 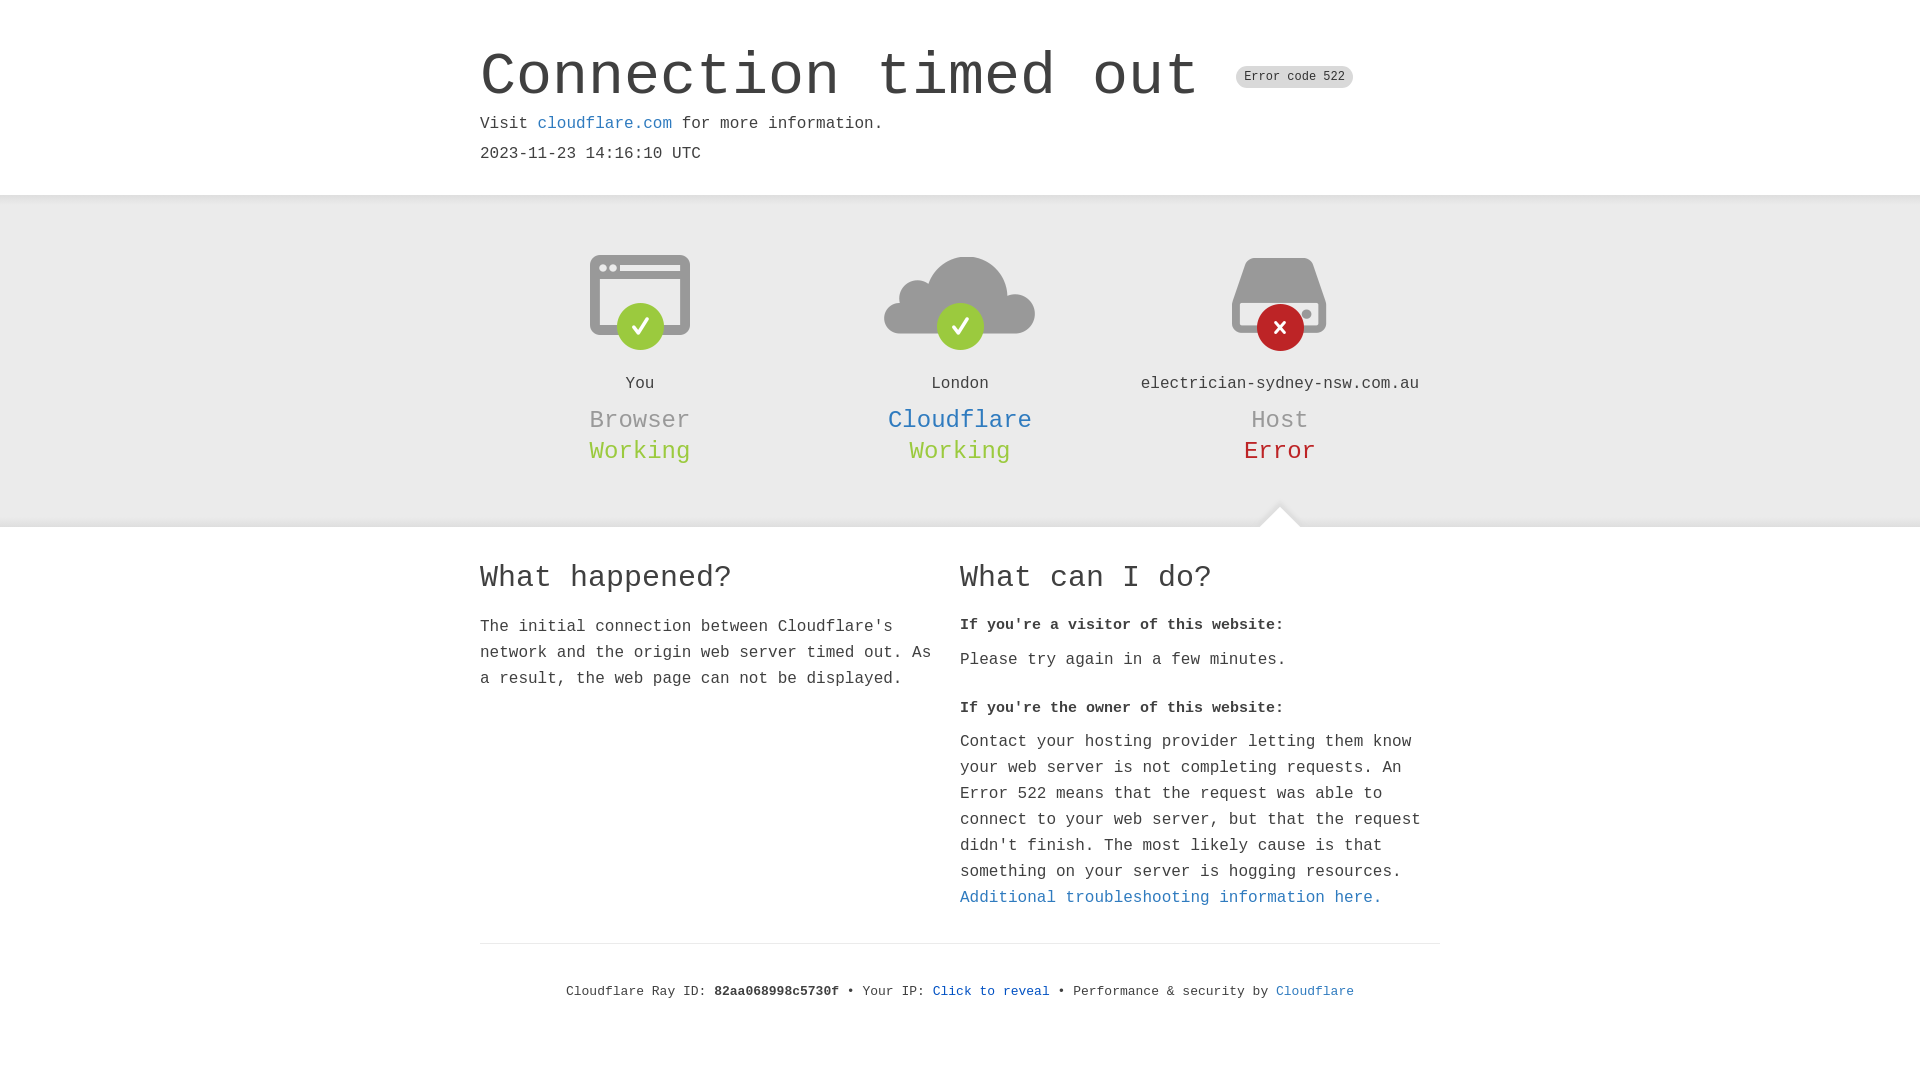 What do you see at coordinates (960, 419) in the screenshot?
I see `'Cloudflare'` at bounding box center [960, 419].